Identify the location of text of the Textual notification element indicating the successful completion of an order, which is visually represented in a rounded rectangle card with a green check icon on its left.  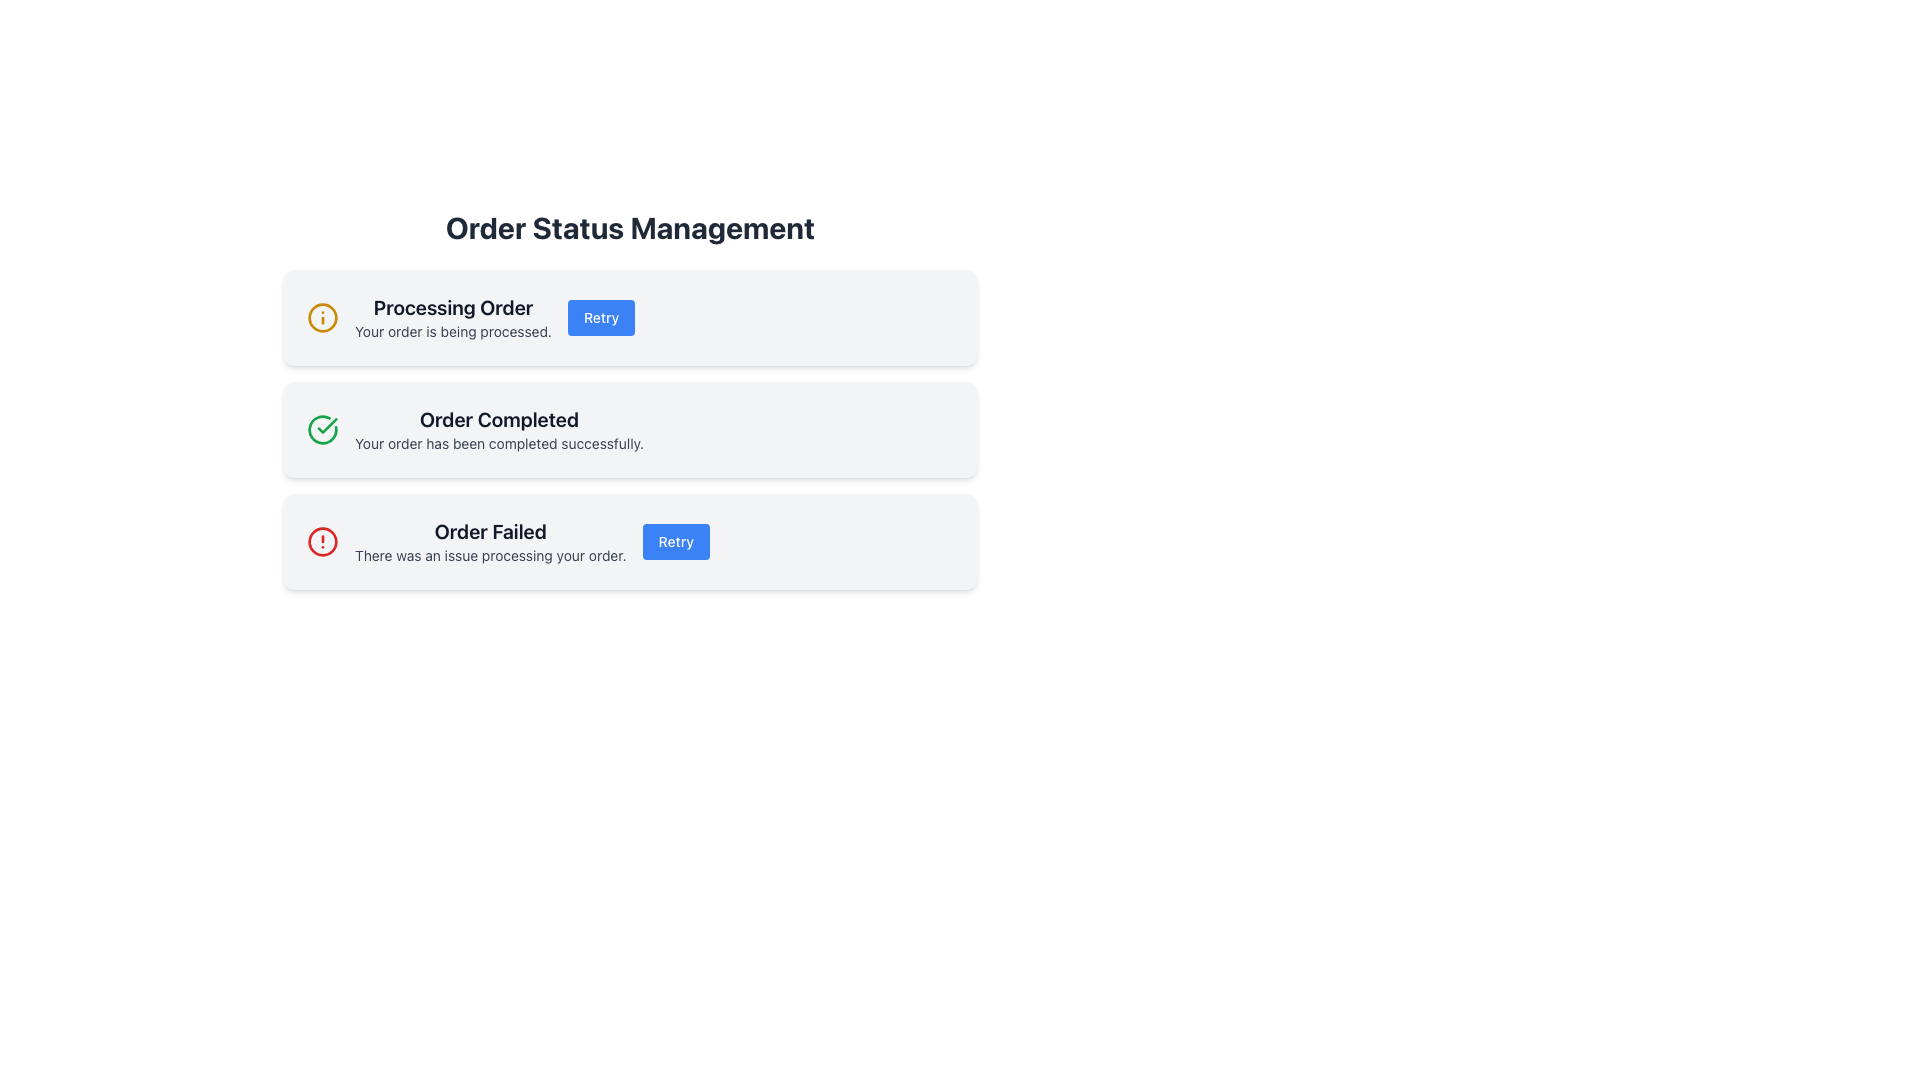
(499, 428).